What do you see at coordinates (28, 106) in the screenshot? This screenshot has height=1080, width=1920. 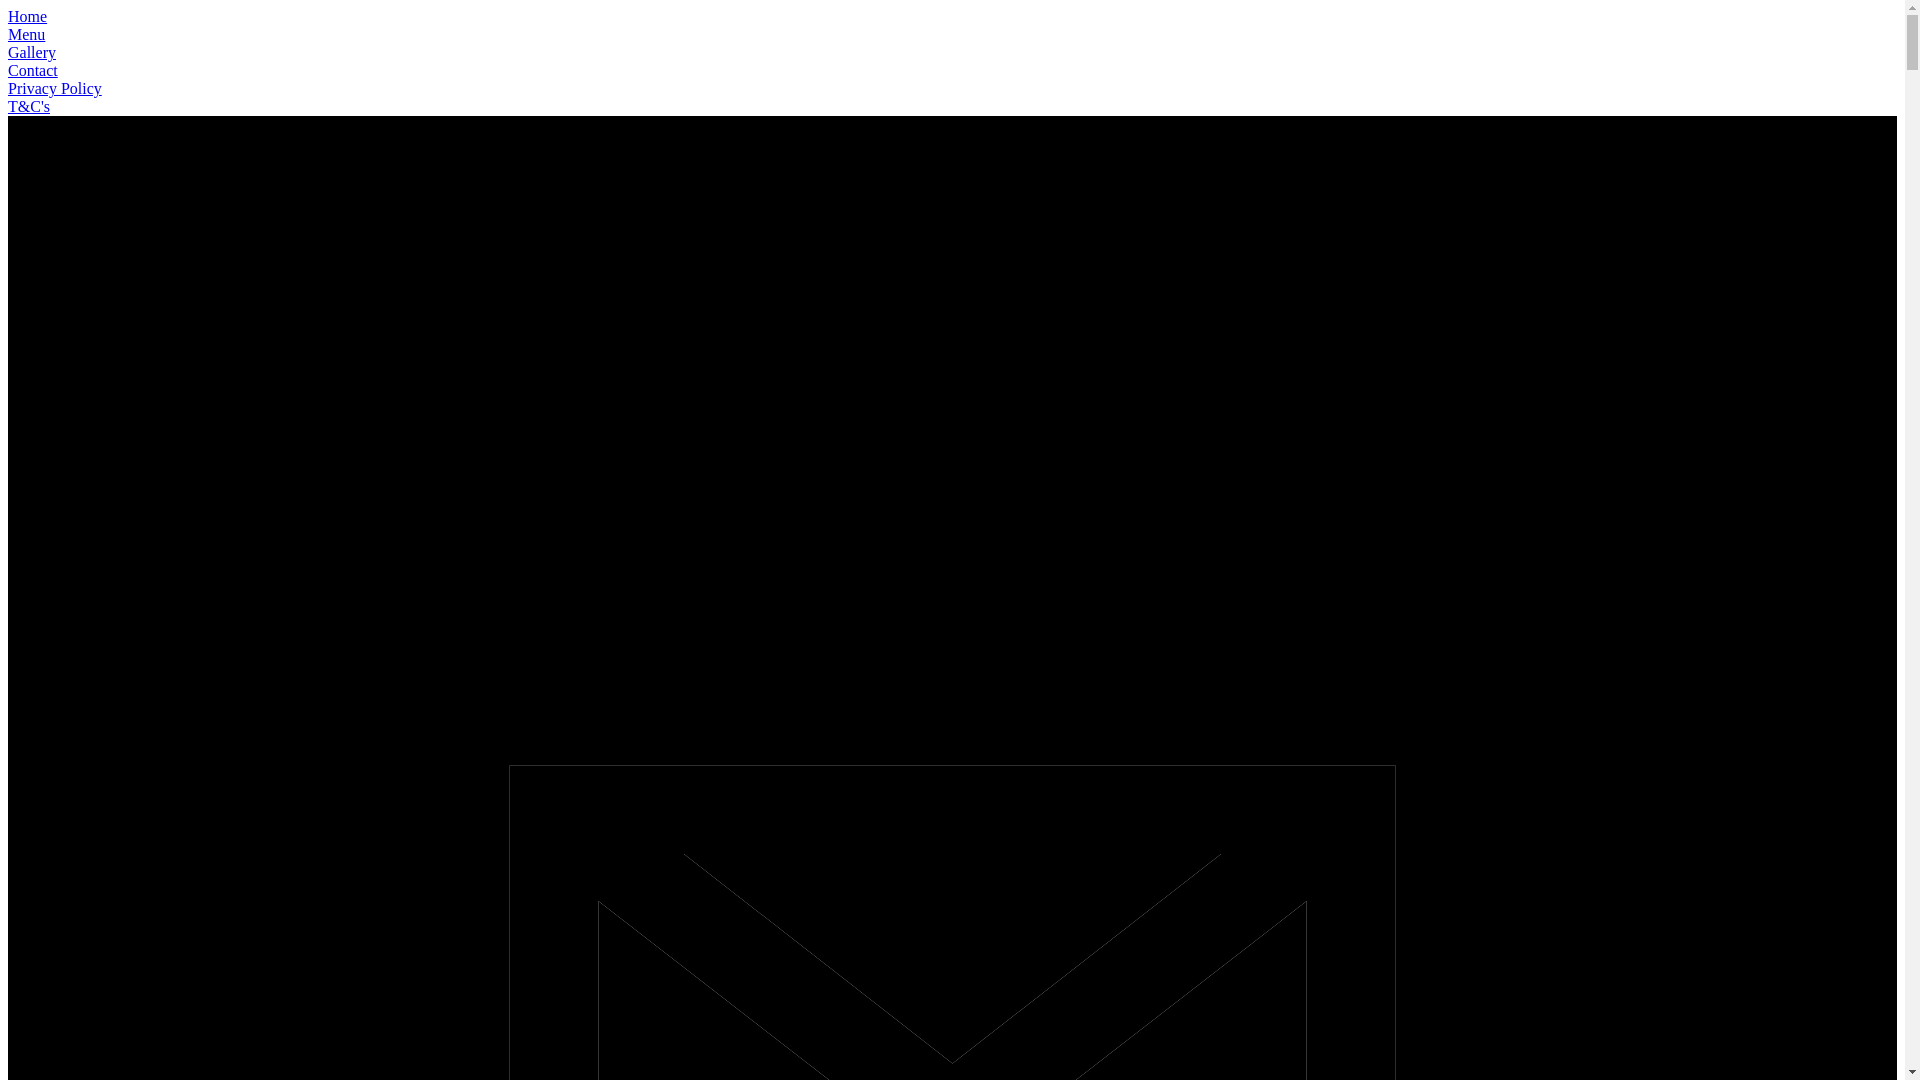 I see `'T&C's'` at bounding box center [28, 106].